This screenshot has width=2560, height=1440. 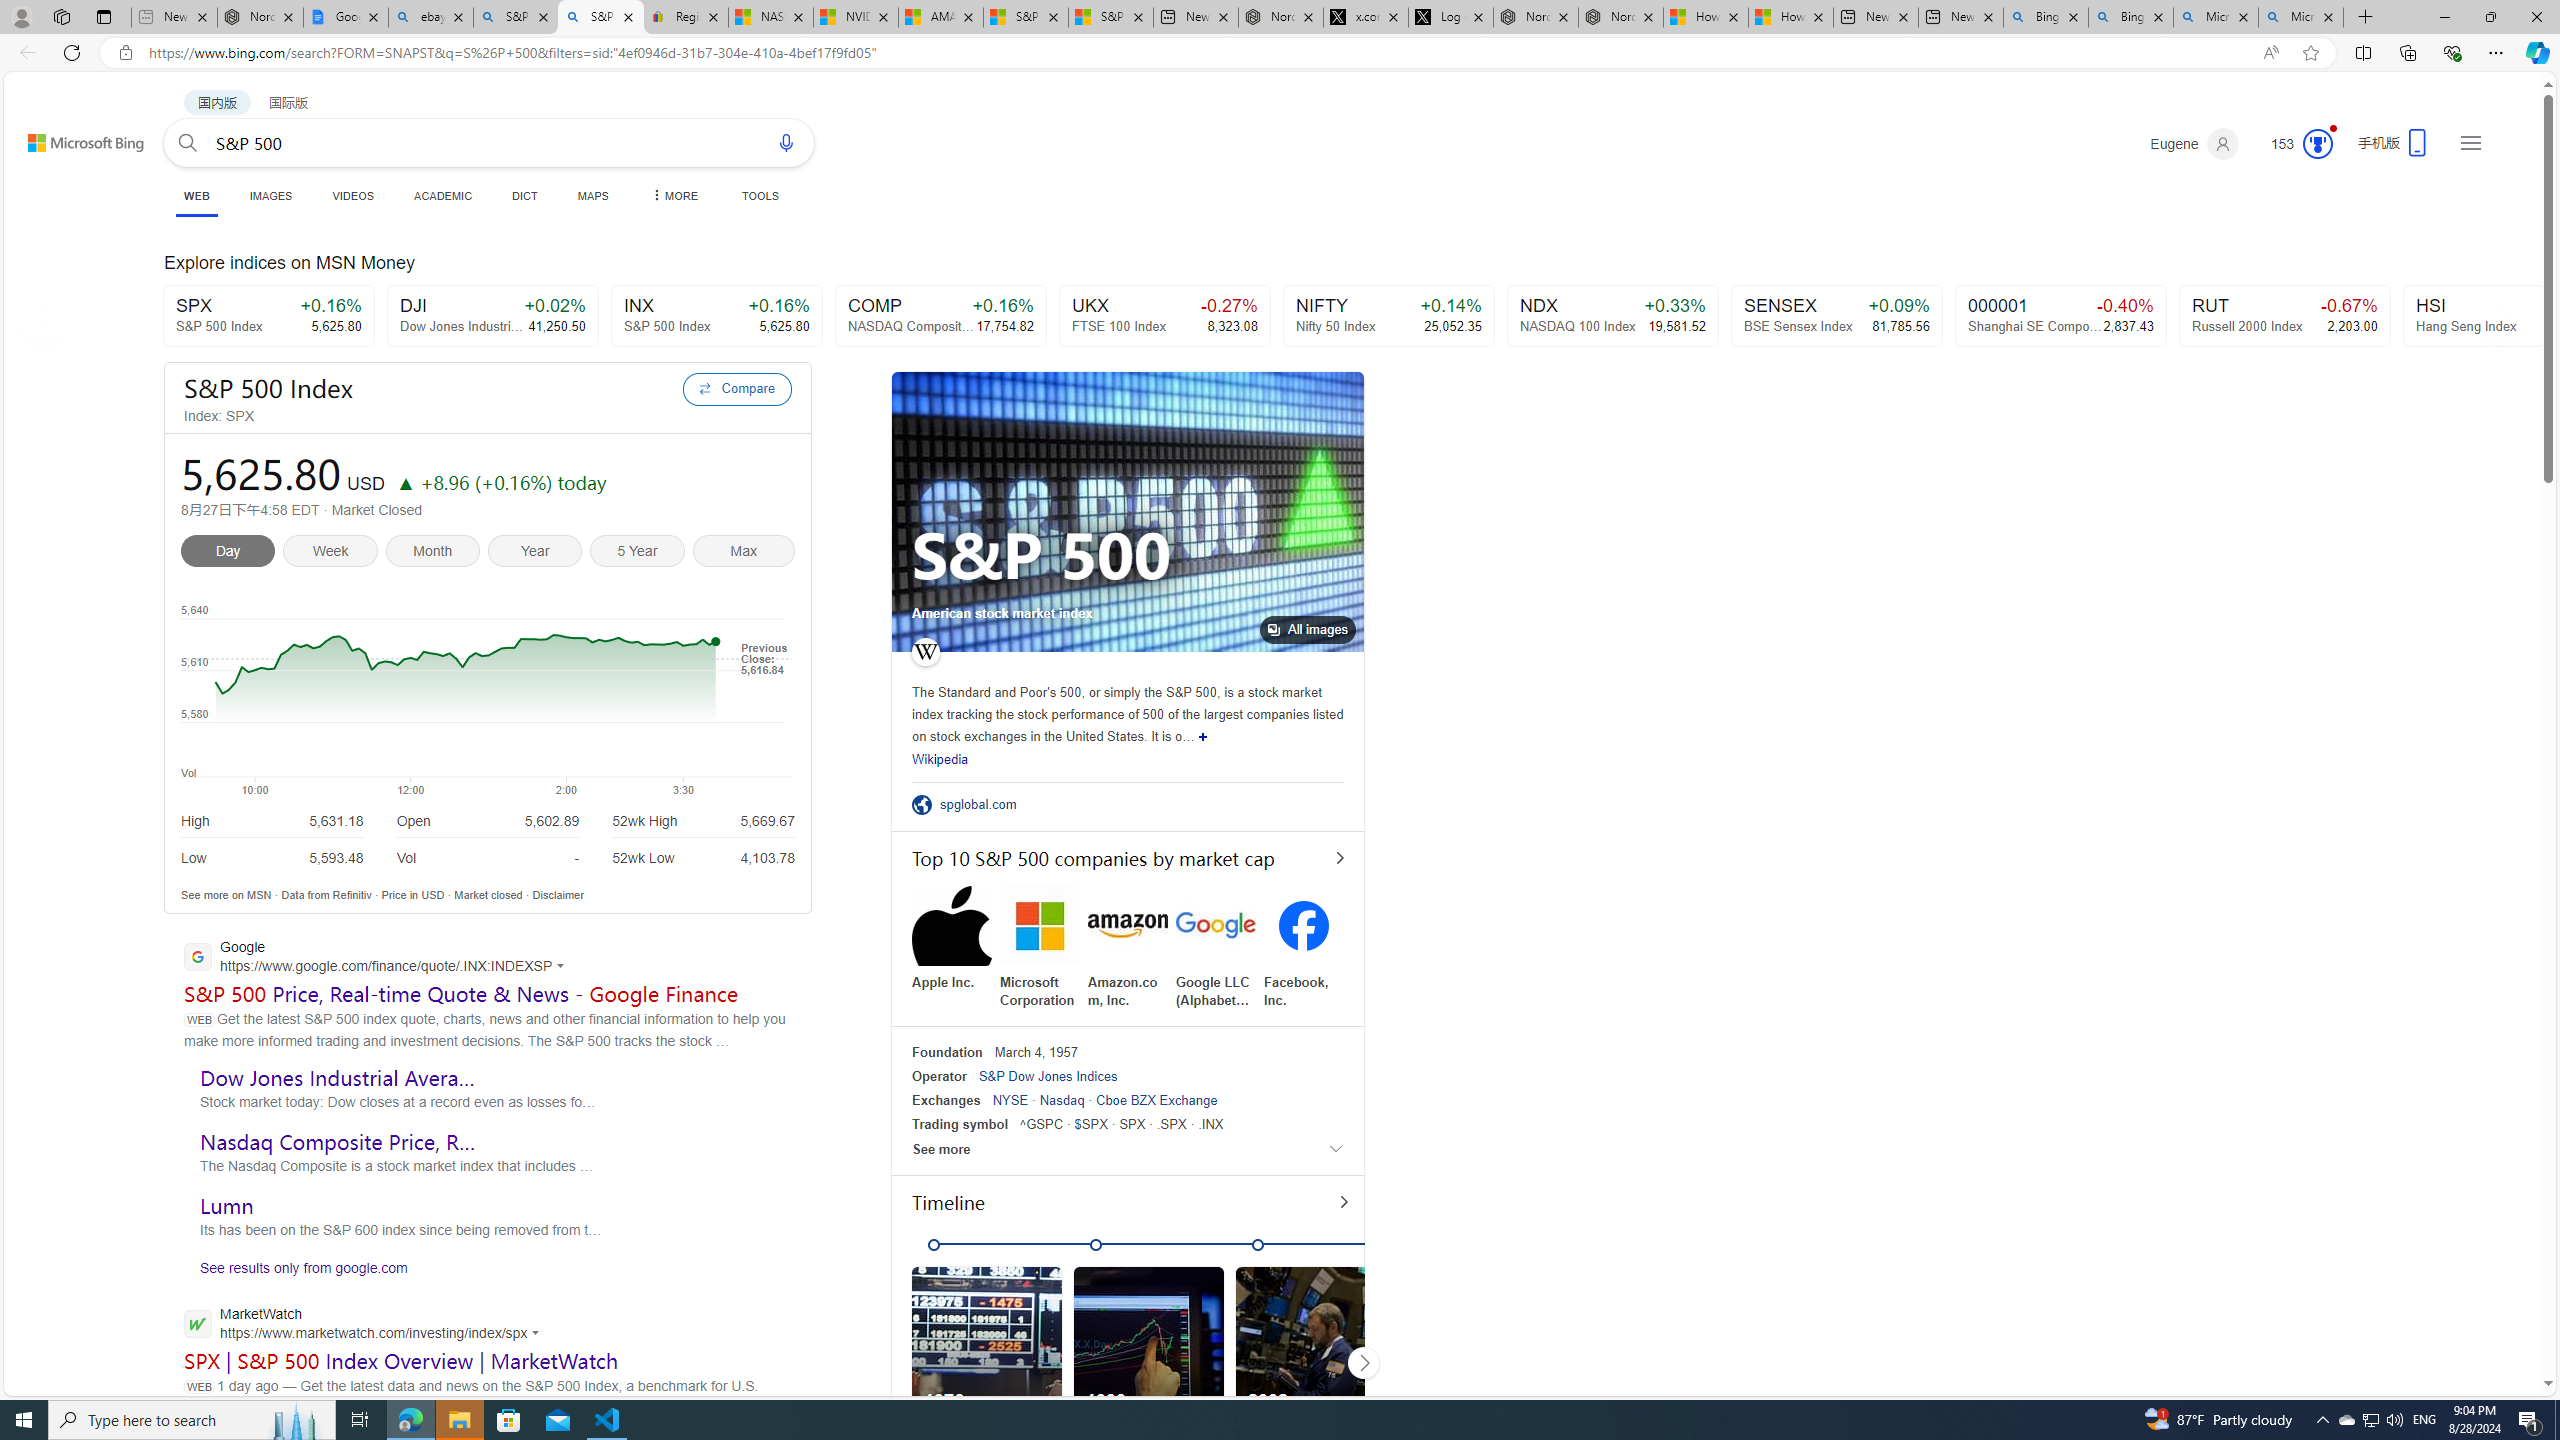 What do you see at coordinates (921, 804) in the screenshot?
I see `'Class: sp-ofsite'` at bounding box center [921, 804].